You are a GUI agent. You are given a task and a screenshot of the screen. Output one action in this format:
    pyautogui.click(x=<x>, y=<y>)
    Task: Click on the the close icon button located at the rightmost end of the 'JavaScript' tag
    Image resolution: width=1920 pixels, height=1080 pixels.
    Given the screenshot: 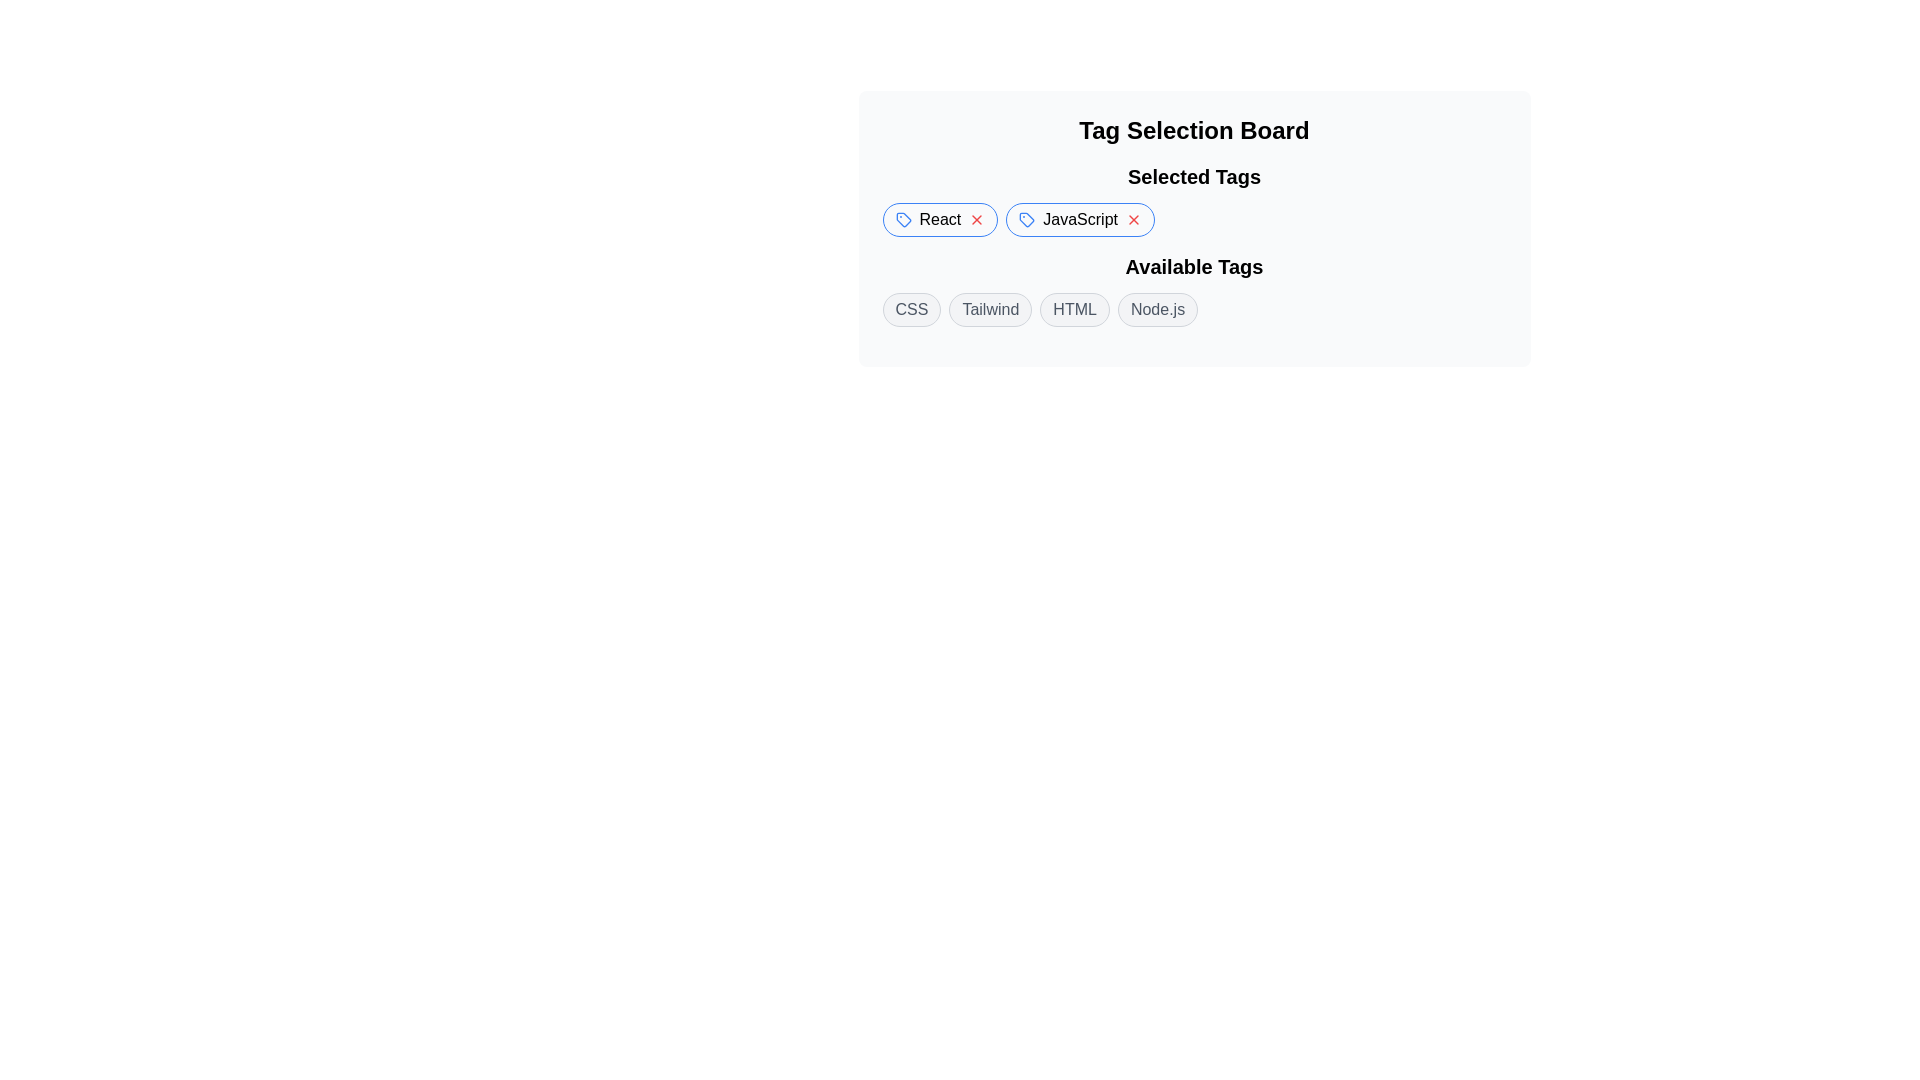 What is the action you would take?
    pyautogui.click(x=1133, y=219)
    